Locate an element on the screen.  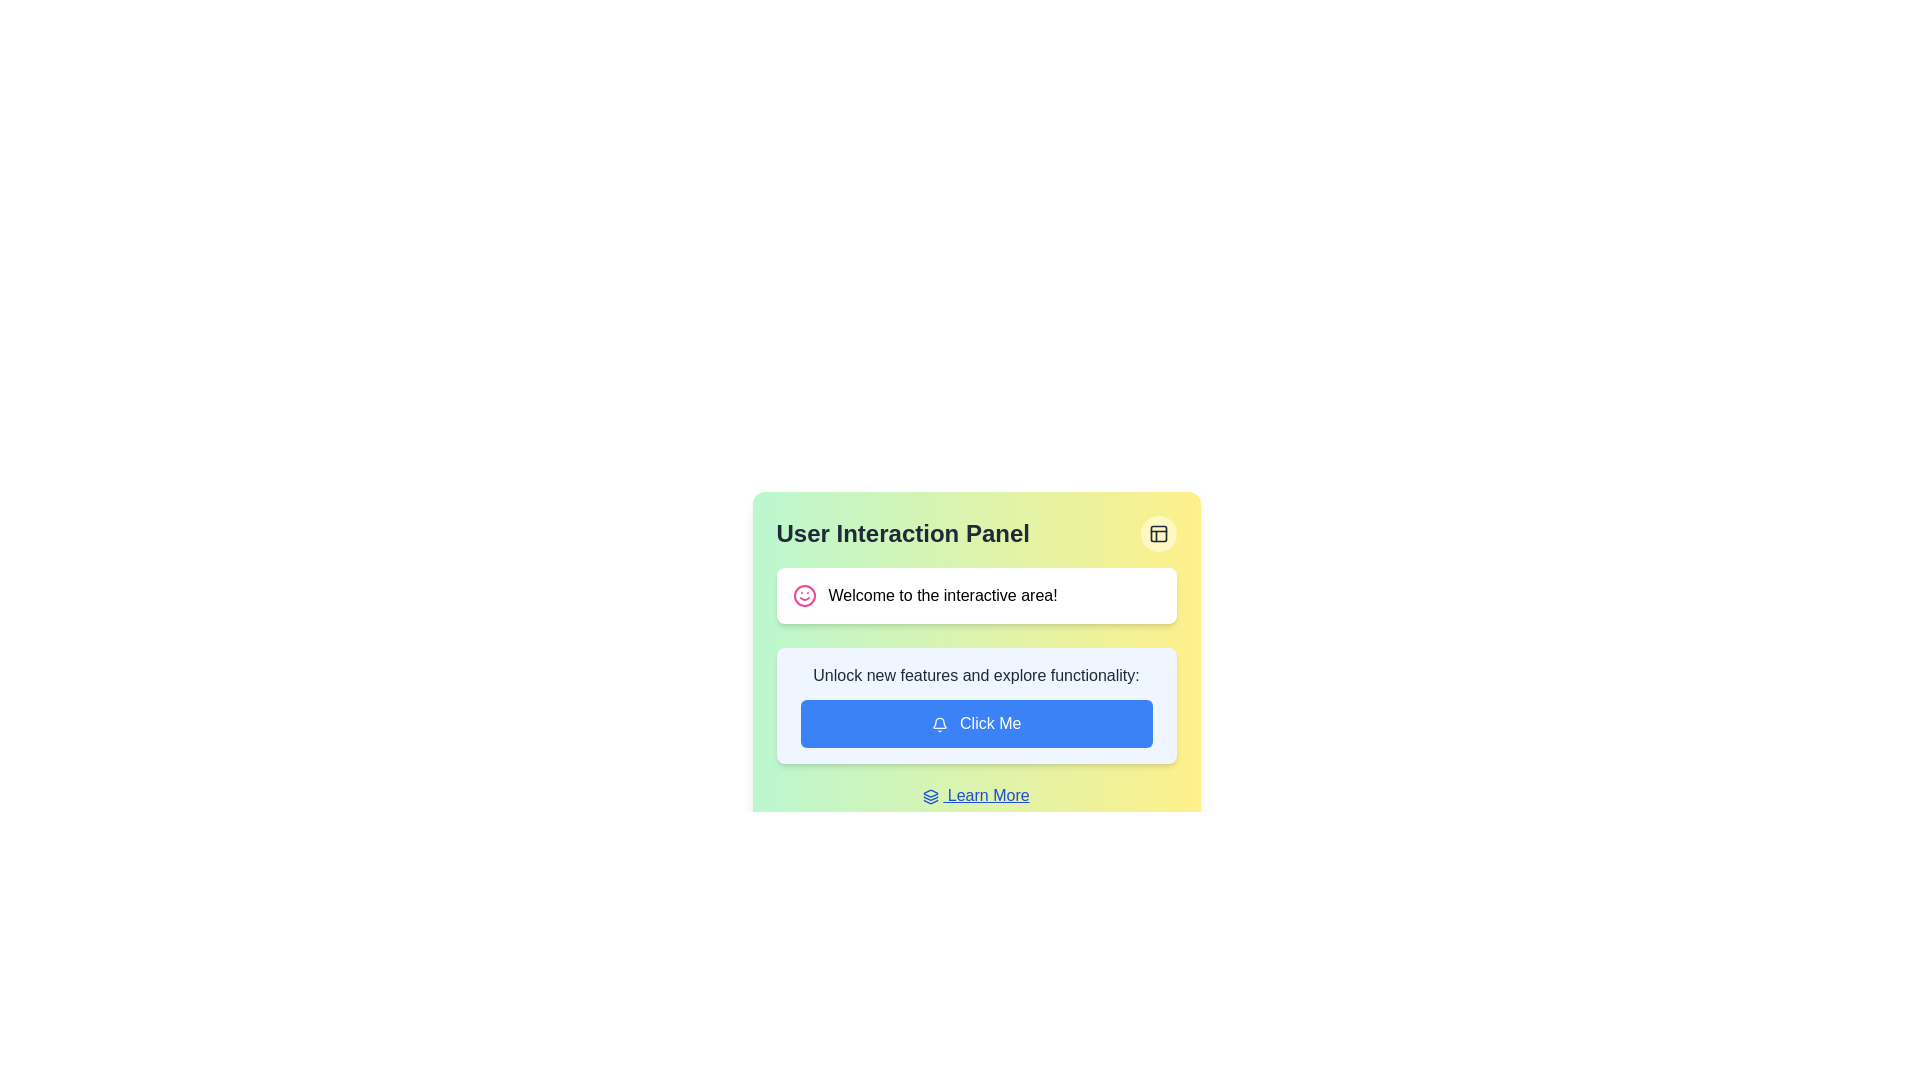
the button with an icon located at the top-right corner of the 'User Interaction Panel' section is located at coordinates (1158, 532).